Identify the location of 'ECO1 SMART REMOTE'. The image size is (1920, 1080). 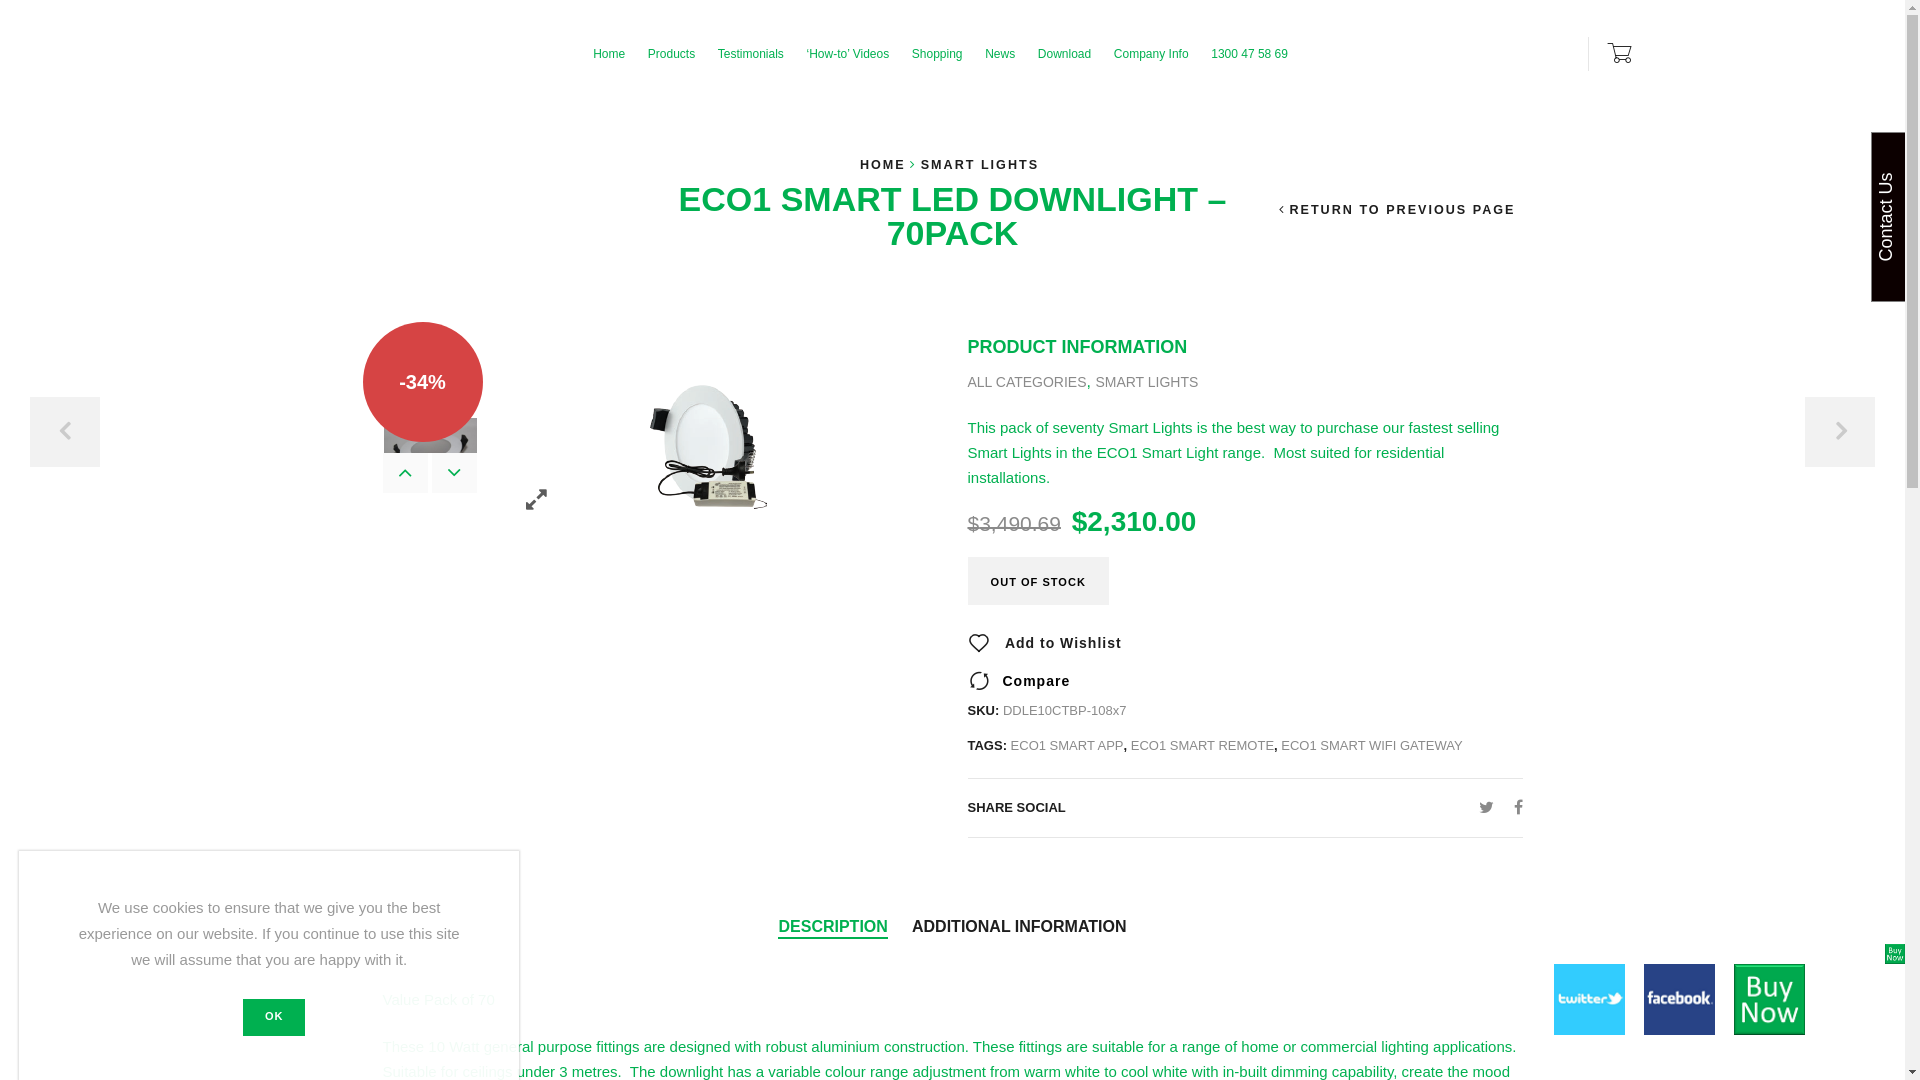
(1201, 745).